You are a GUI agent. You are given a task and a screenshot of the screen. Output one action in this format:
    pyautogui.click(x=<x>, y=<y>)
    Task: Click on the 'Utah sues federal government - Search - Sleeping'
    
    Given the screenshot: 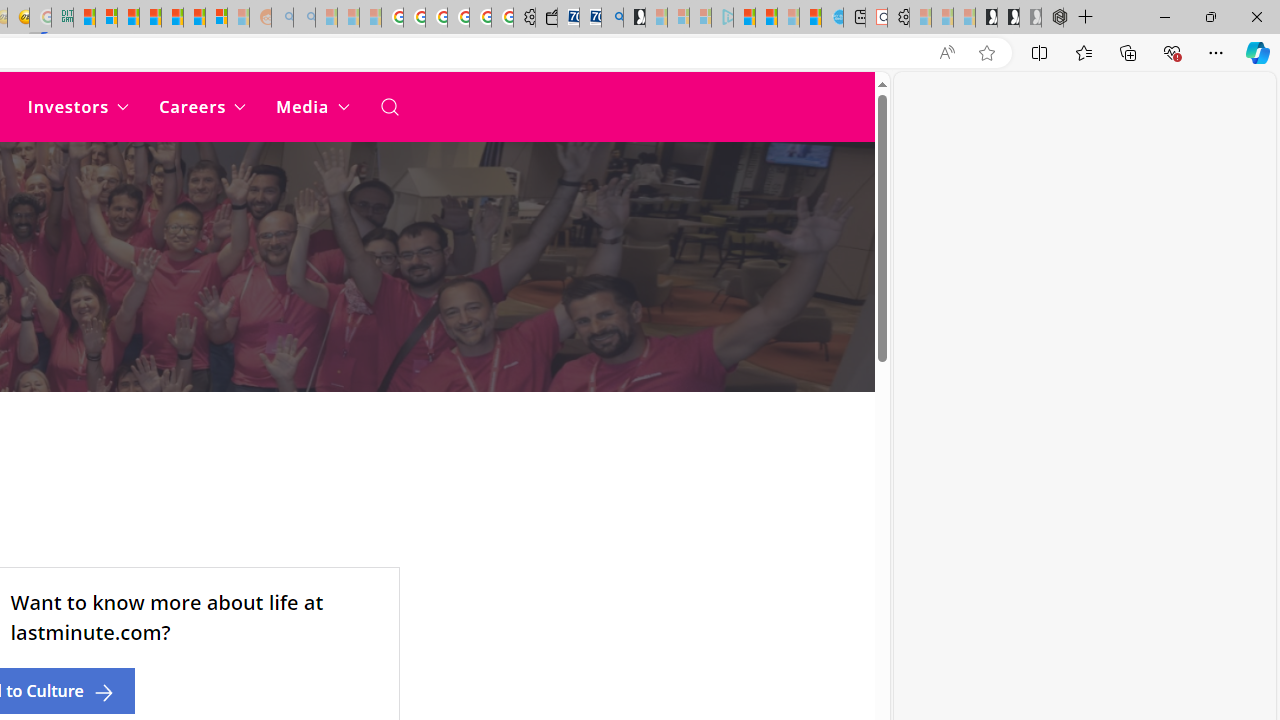 What is the action you would take?
    pyautogui.click(x=303, y=17)
    